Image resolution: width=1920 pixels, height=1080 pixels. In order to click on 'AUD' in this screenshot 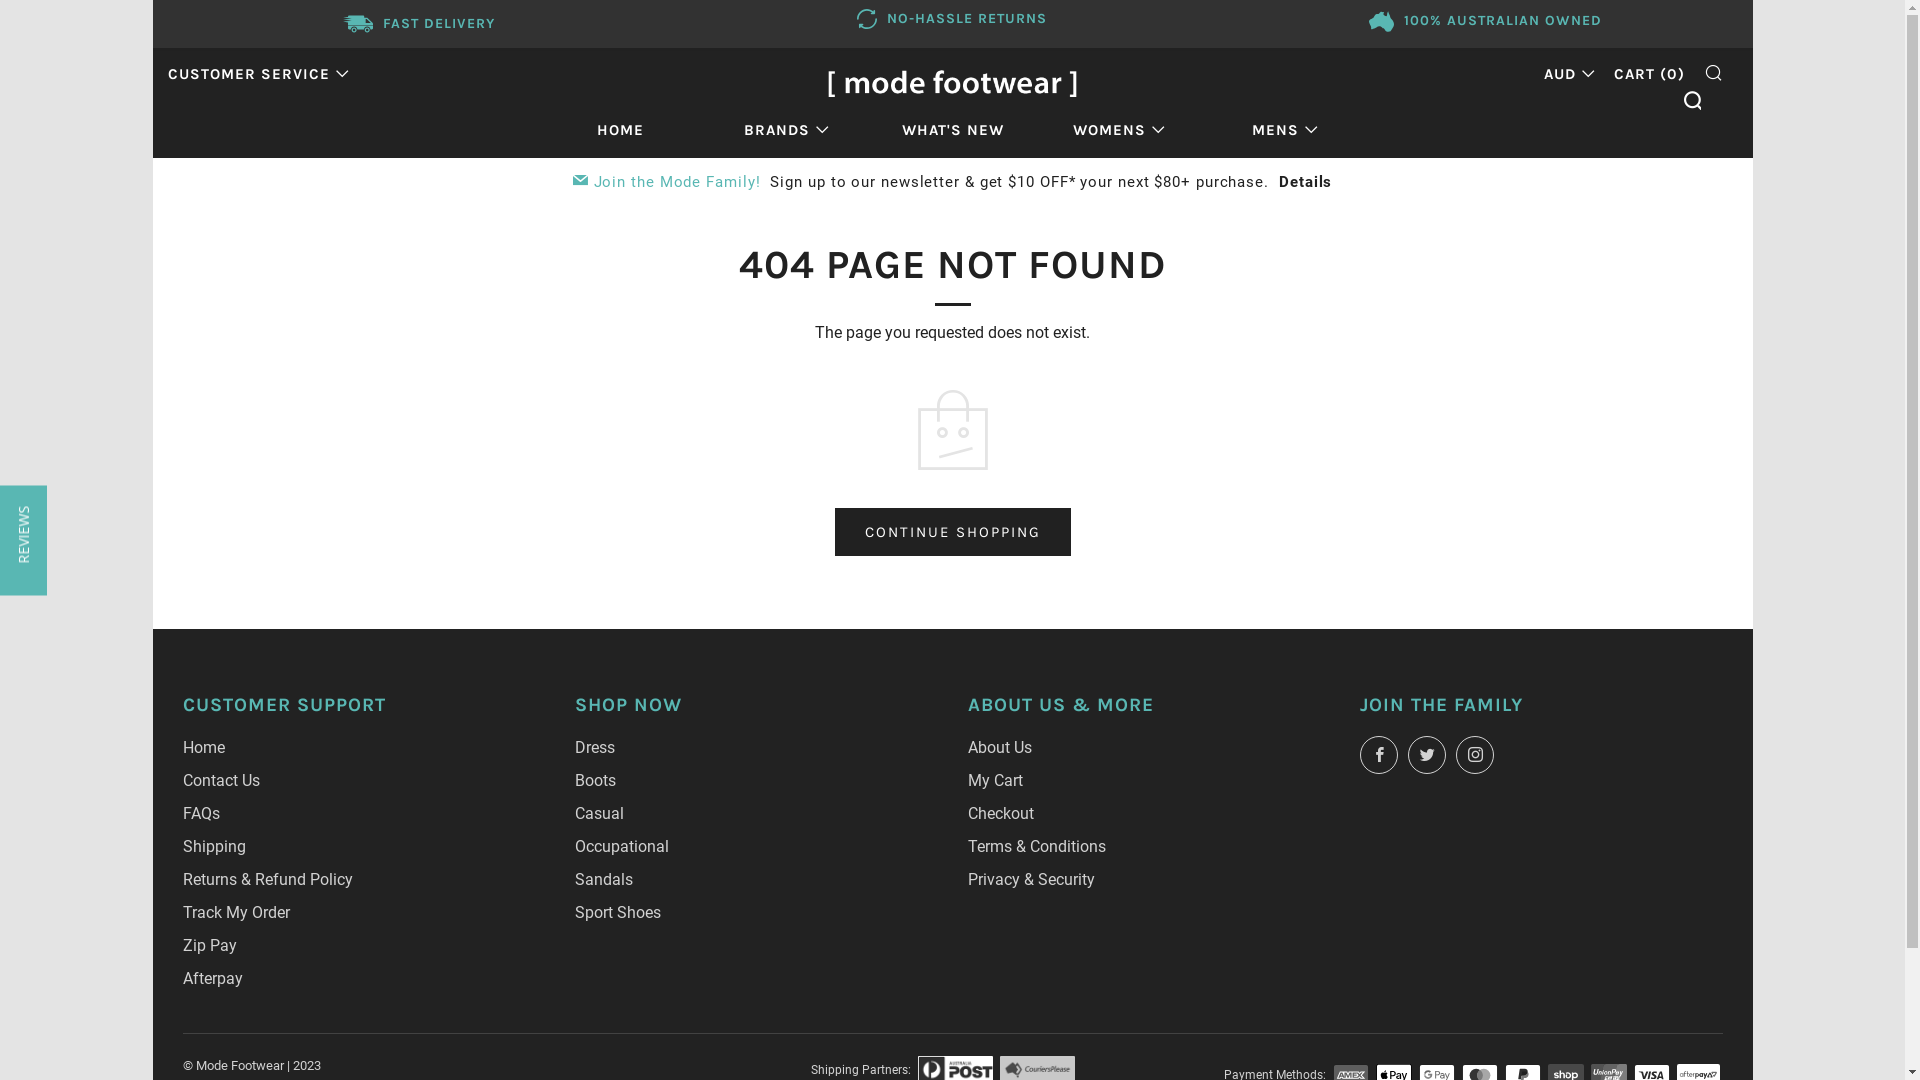, I will do `click(1563, 72)`.